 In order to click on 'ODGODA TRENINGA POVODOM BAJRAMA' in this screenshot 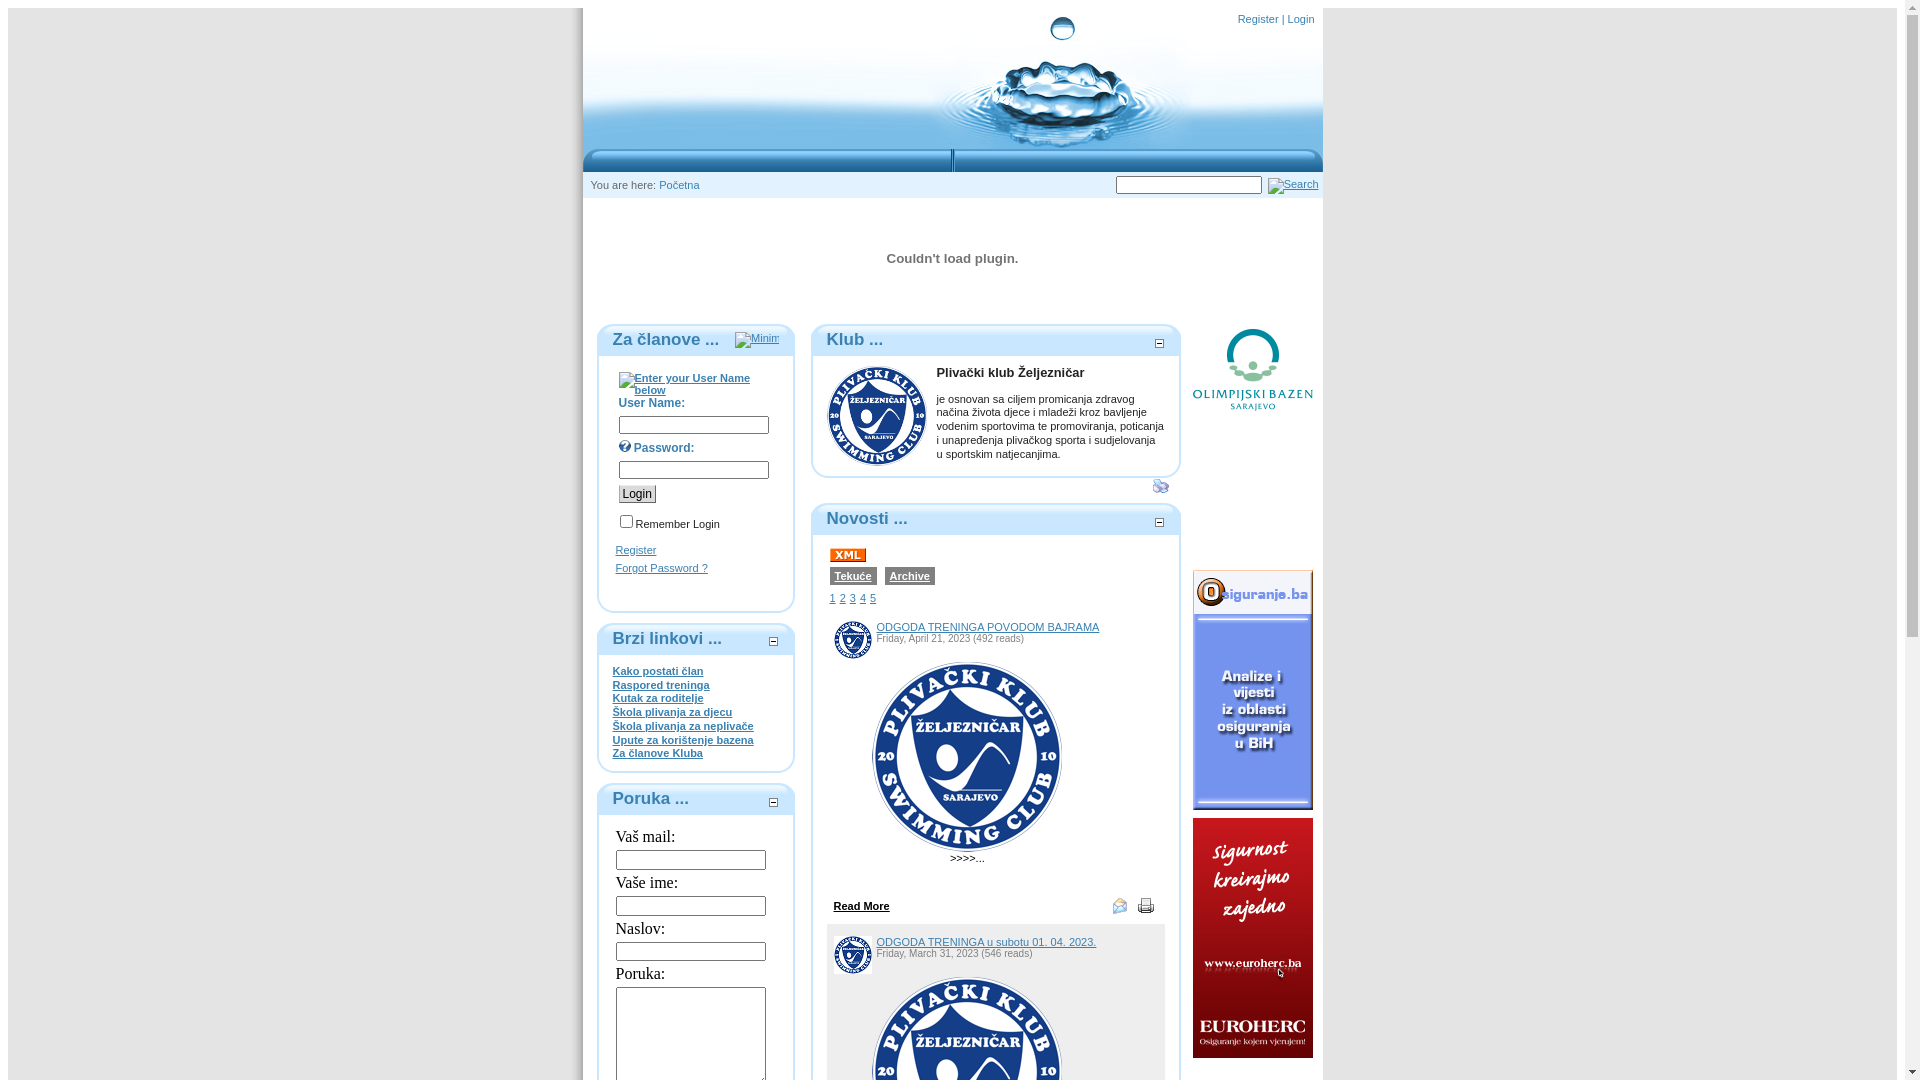, I will do `click(875, 626)`.